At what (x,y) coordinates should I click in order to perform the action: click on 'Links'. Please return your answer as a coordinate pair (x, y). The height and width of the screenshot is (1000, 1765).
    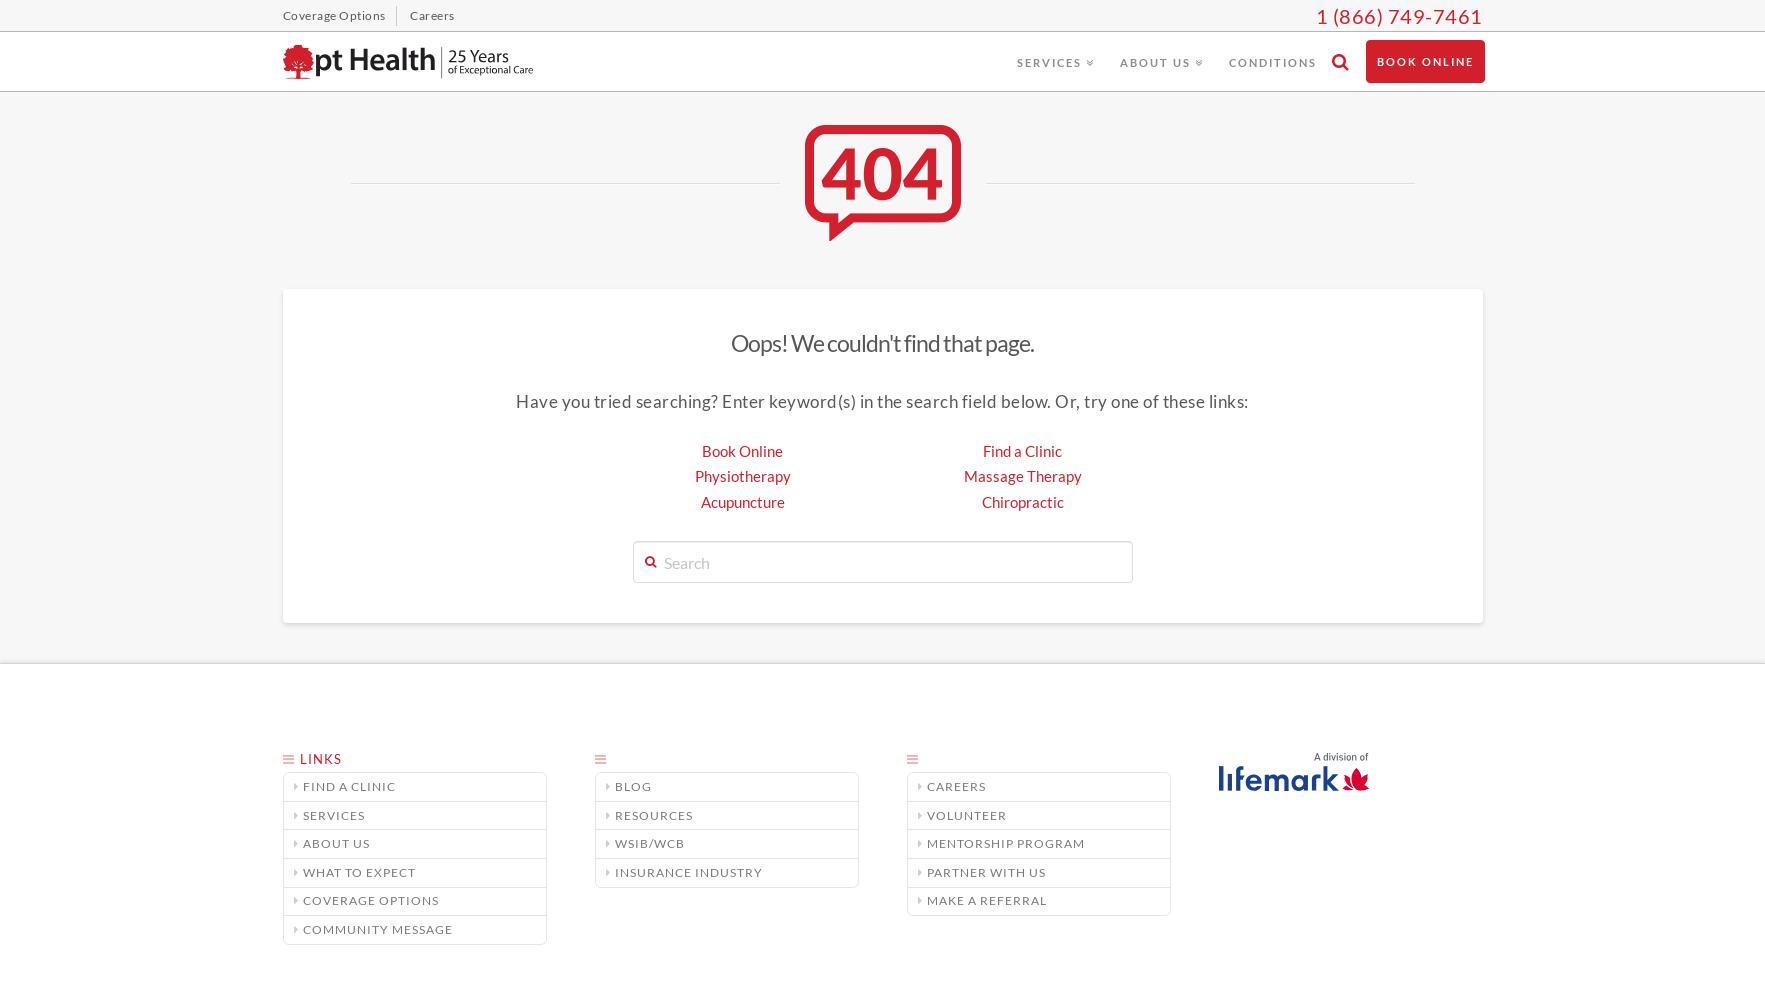
    Looking at the image, I should click on (318, 758).